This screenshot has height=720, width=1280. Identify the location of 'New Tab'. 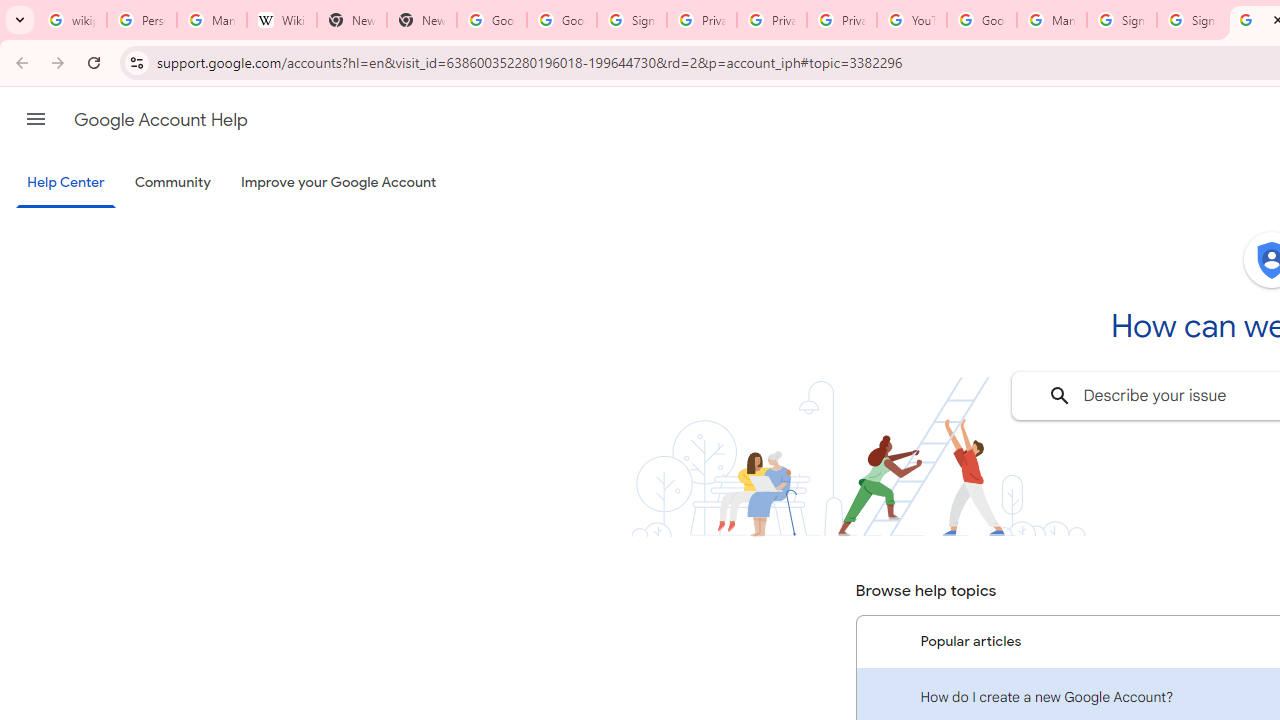
(420, 20).